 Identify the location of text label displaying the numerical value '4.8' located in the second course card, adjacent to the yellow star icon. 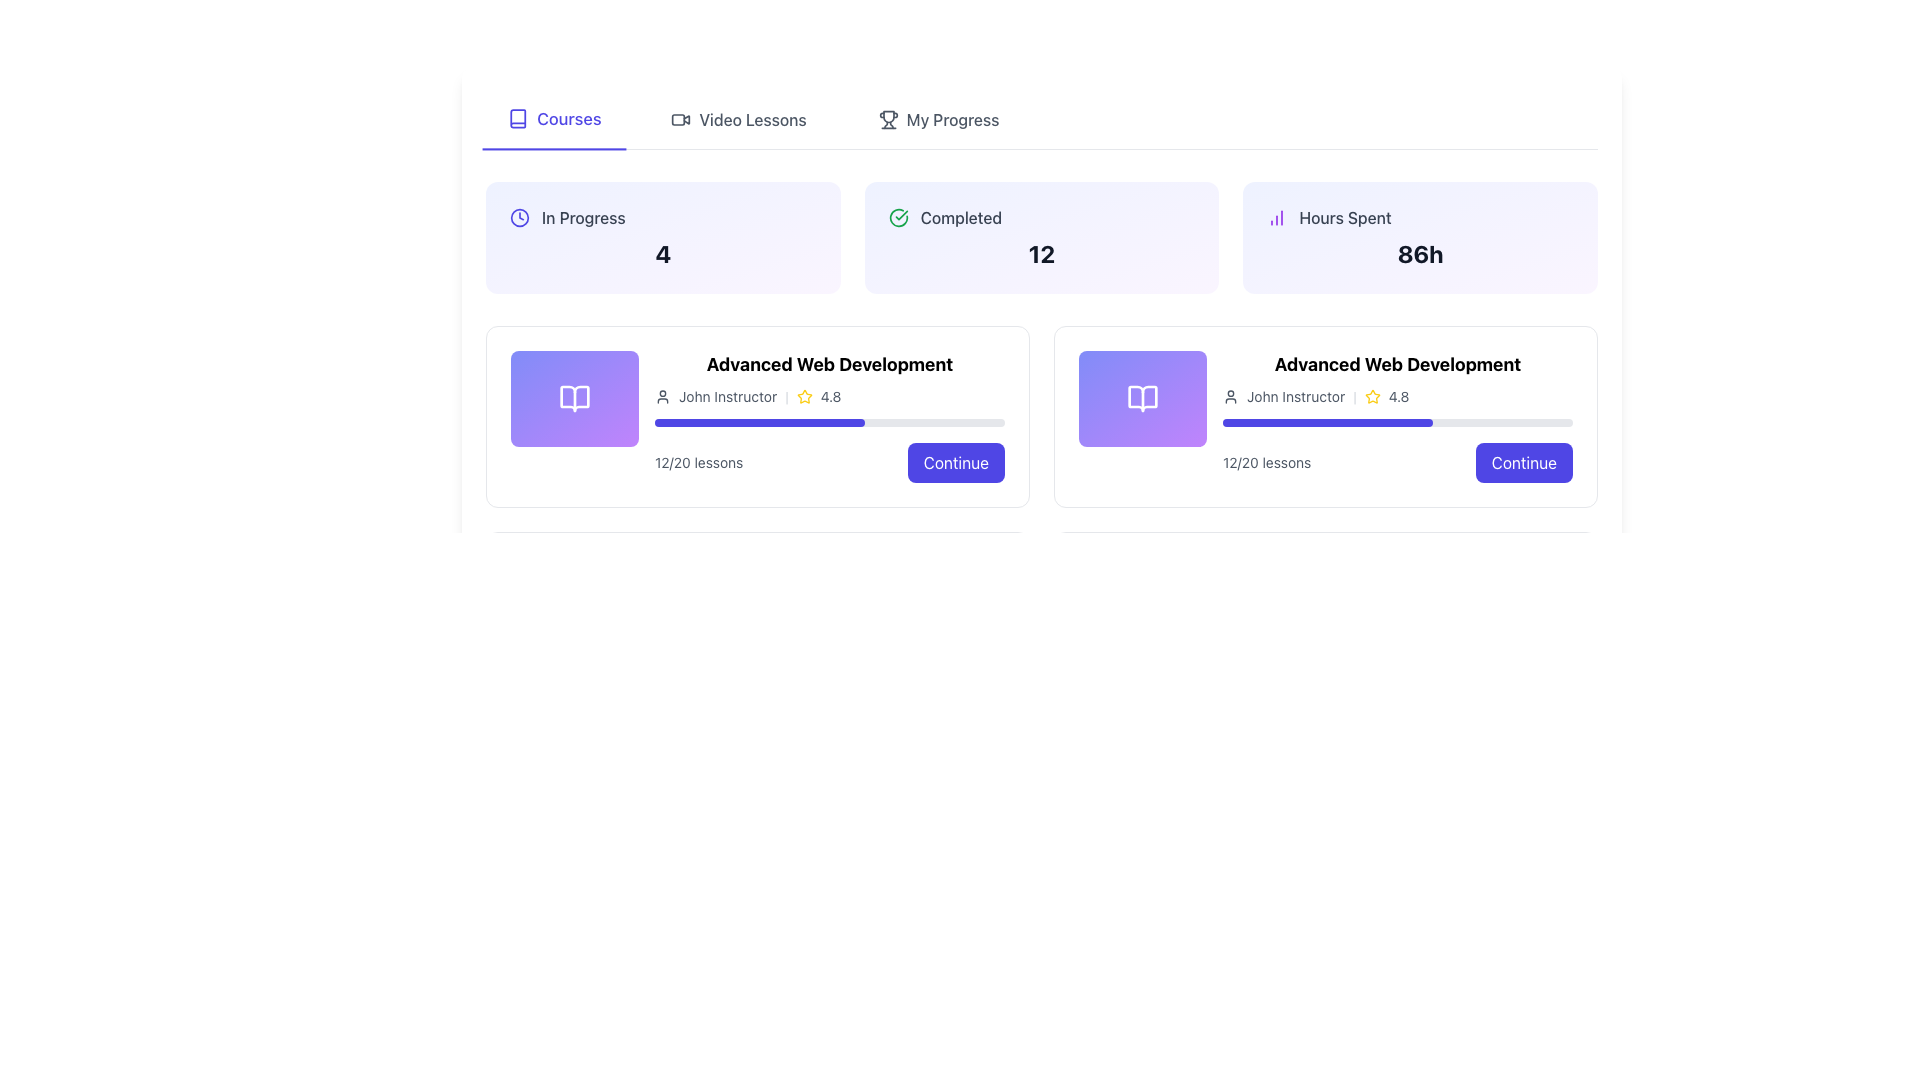
(1398, 397).